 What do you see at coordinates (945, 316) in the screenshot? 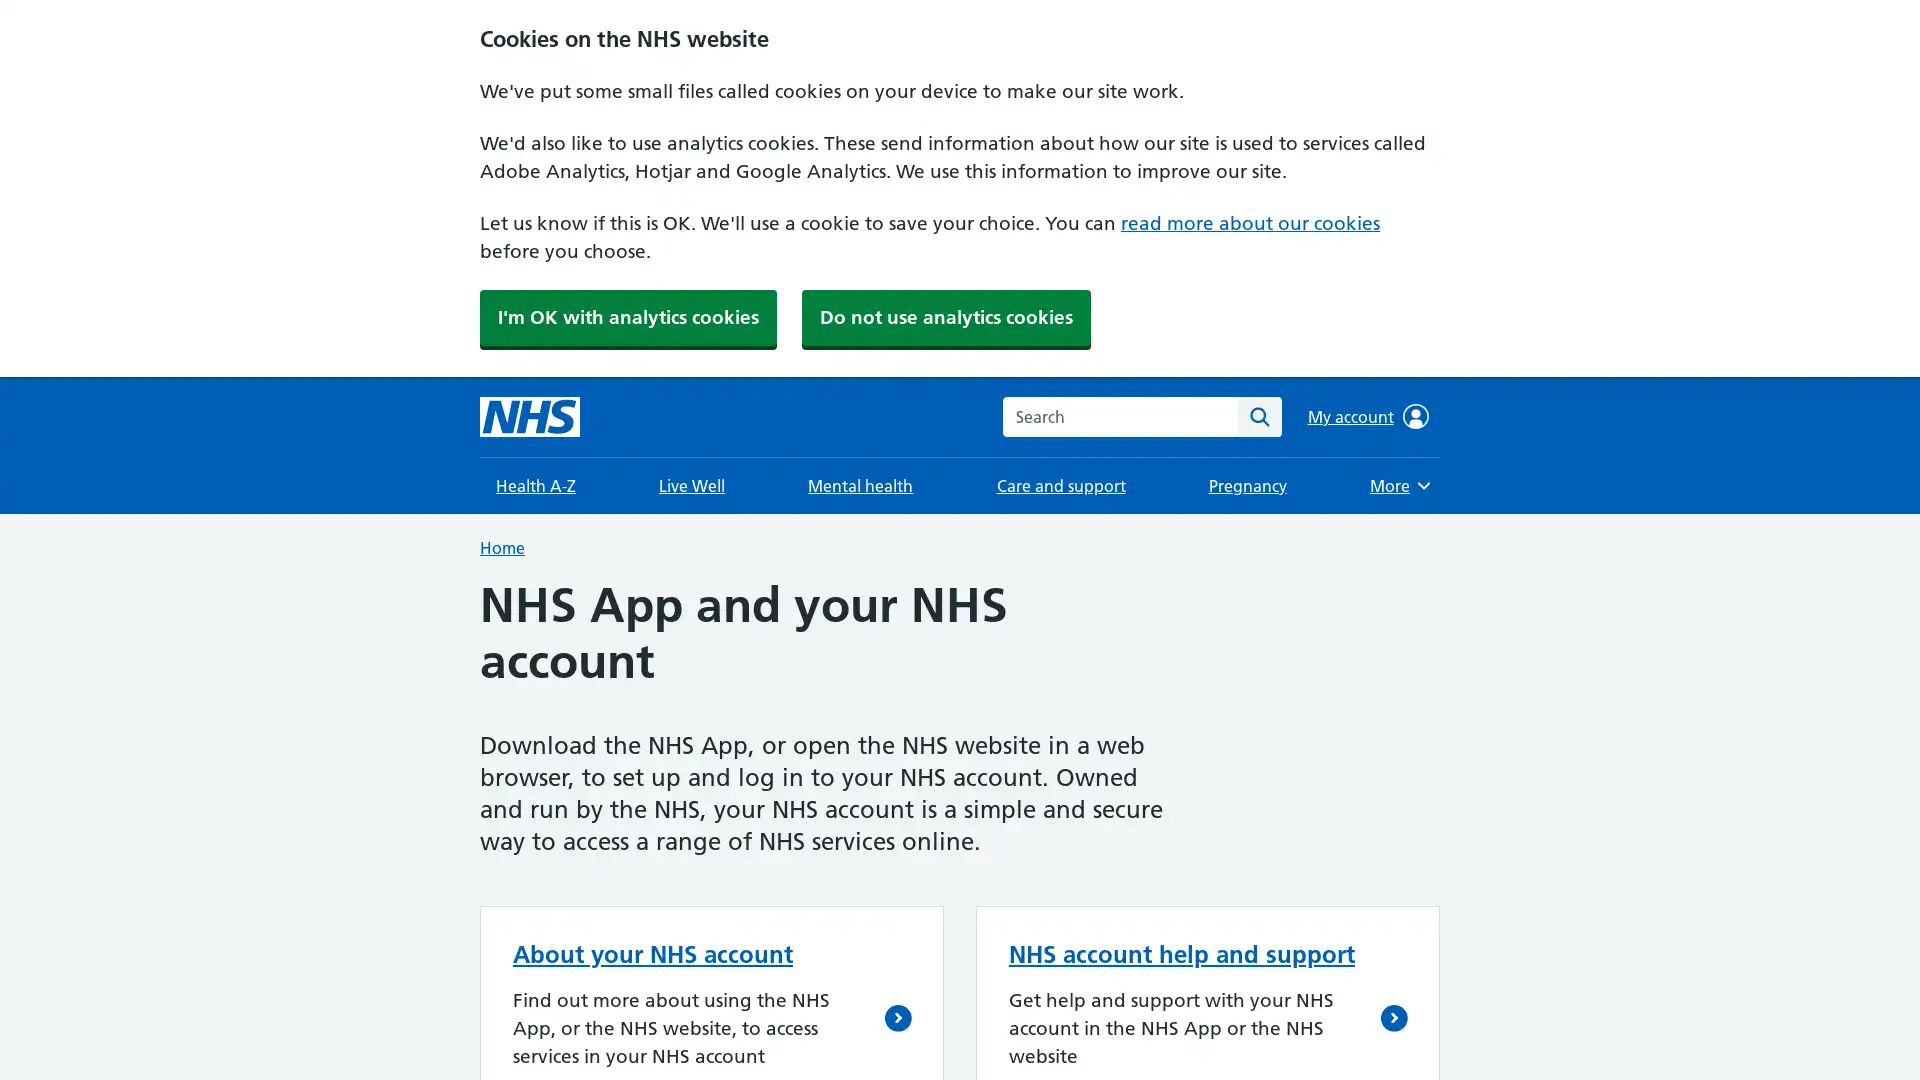
I see `Do not use analytics cookies` at bounding box center [945, 316].